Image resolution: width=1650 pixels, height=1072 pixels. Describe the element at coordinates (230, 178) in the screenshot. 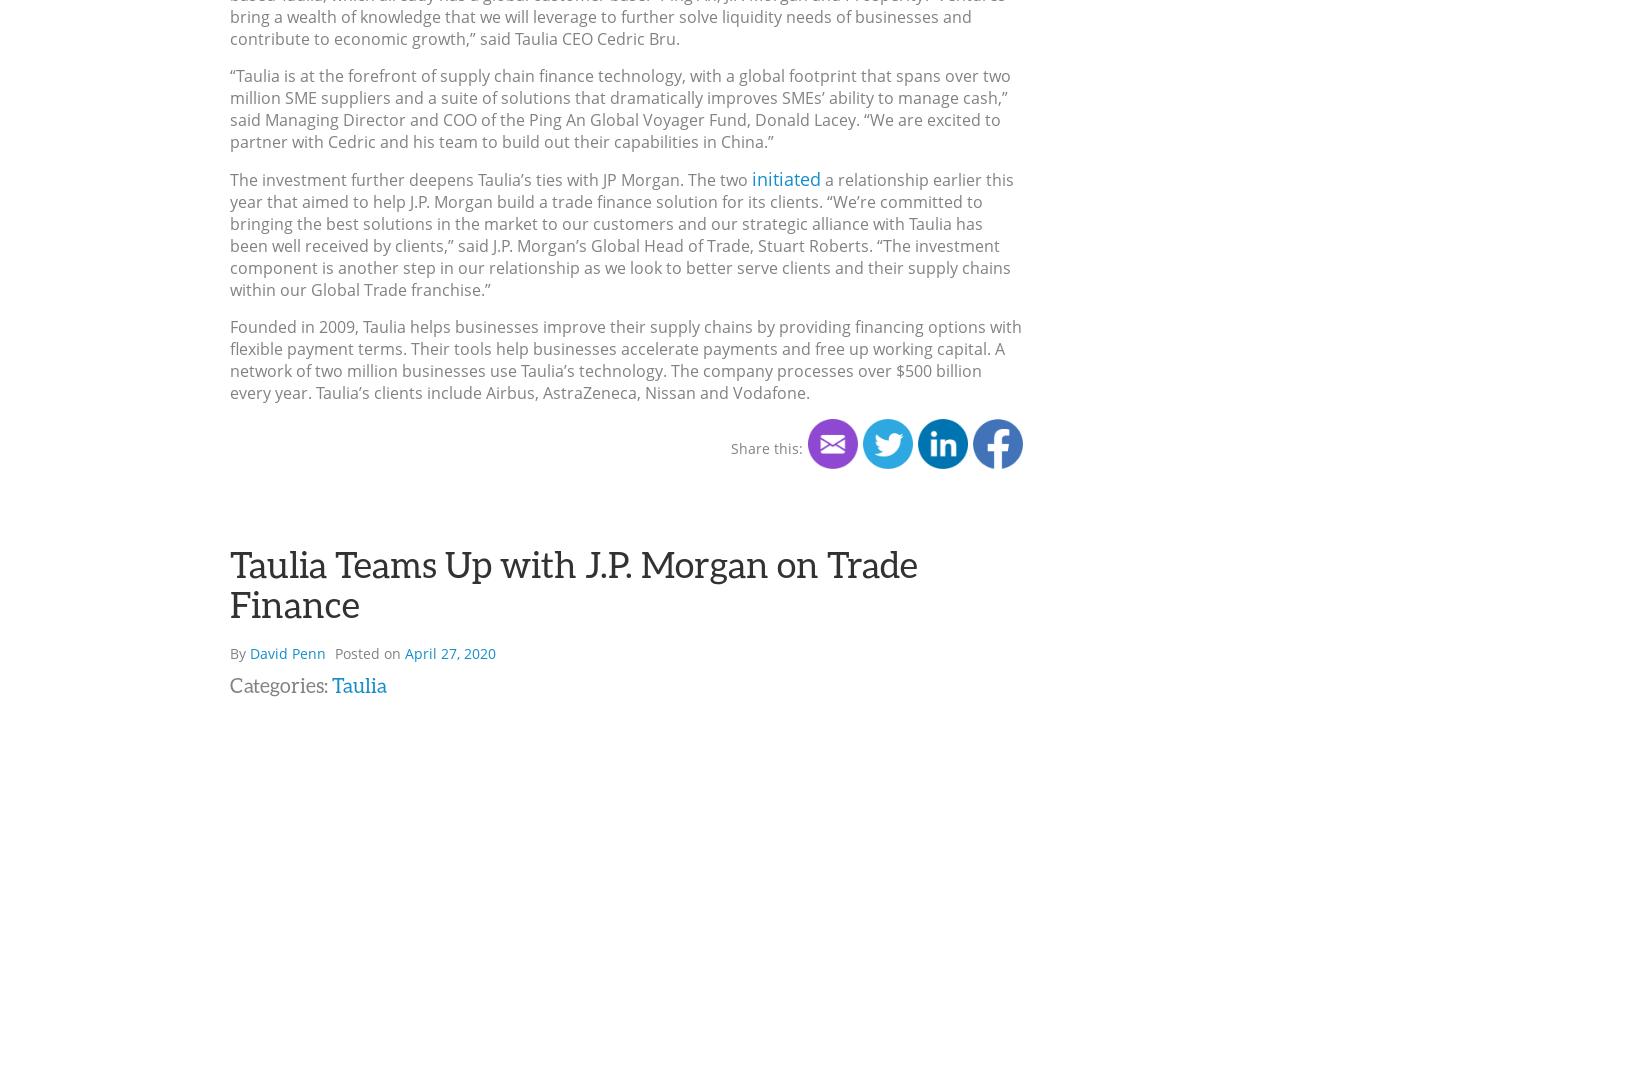

I see `'The investment further deepens Taulia’s ties with JP Morgan. The two'` at that location.